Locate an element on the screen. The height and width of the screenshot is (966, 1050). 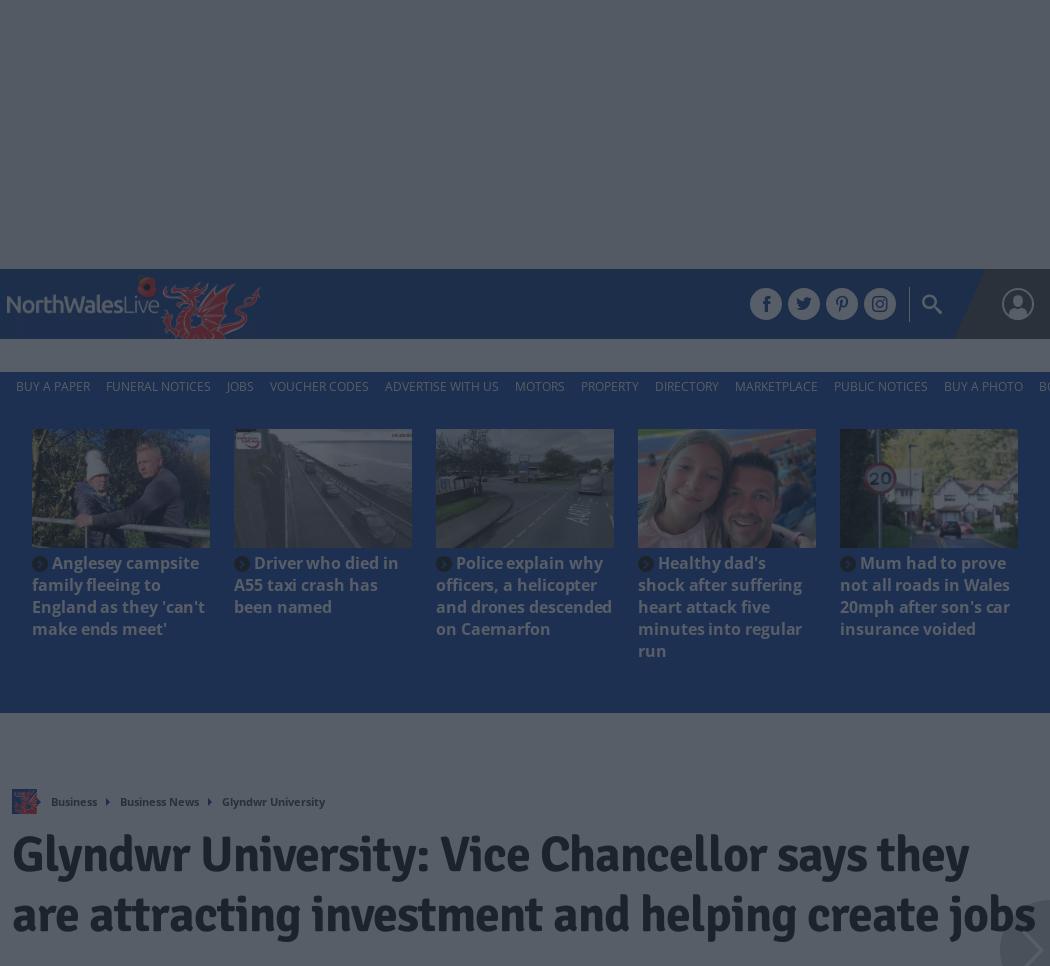
'Property' is located at coordinates (579, 386).